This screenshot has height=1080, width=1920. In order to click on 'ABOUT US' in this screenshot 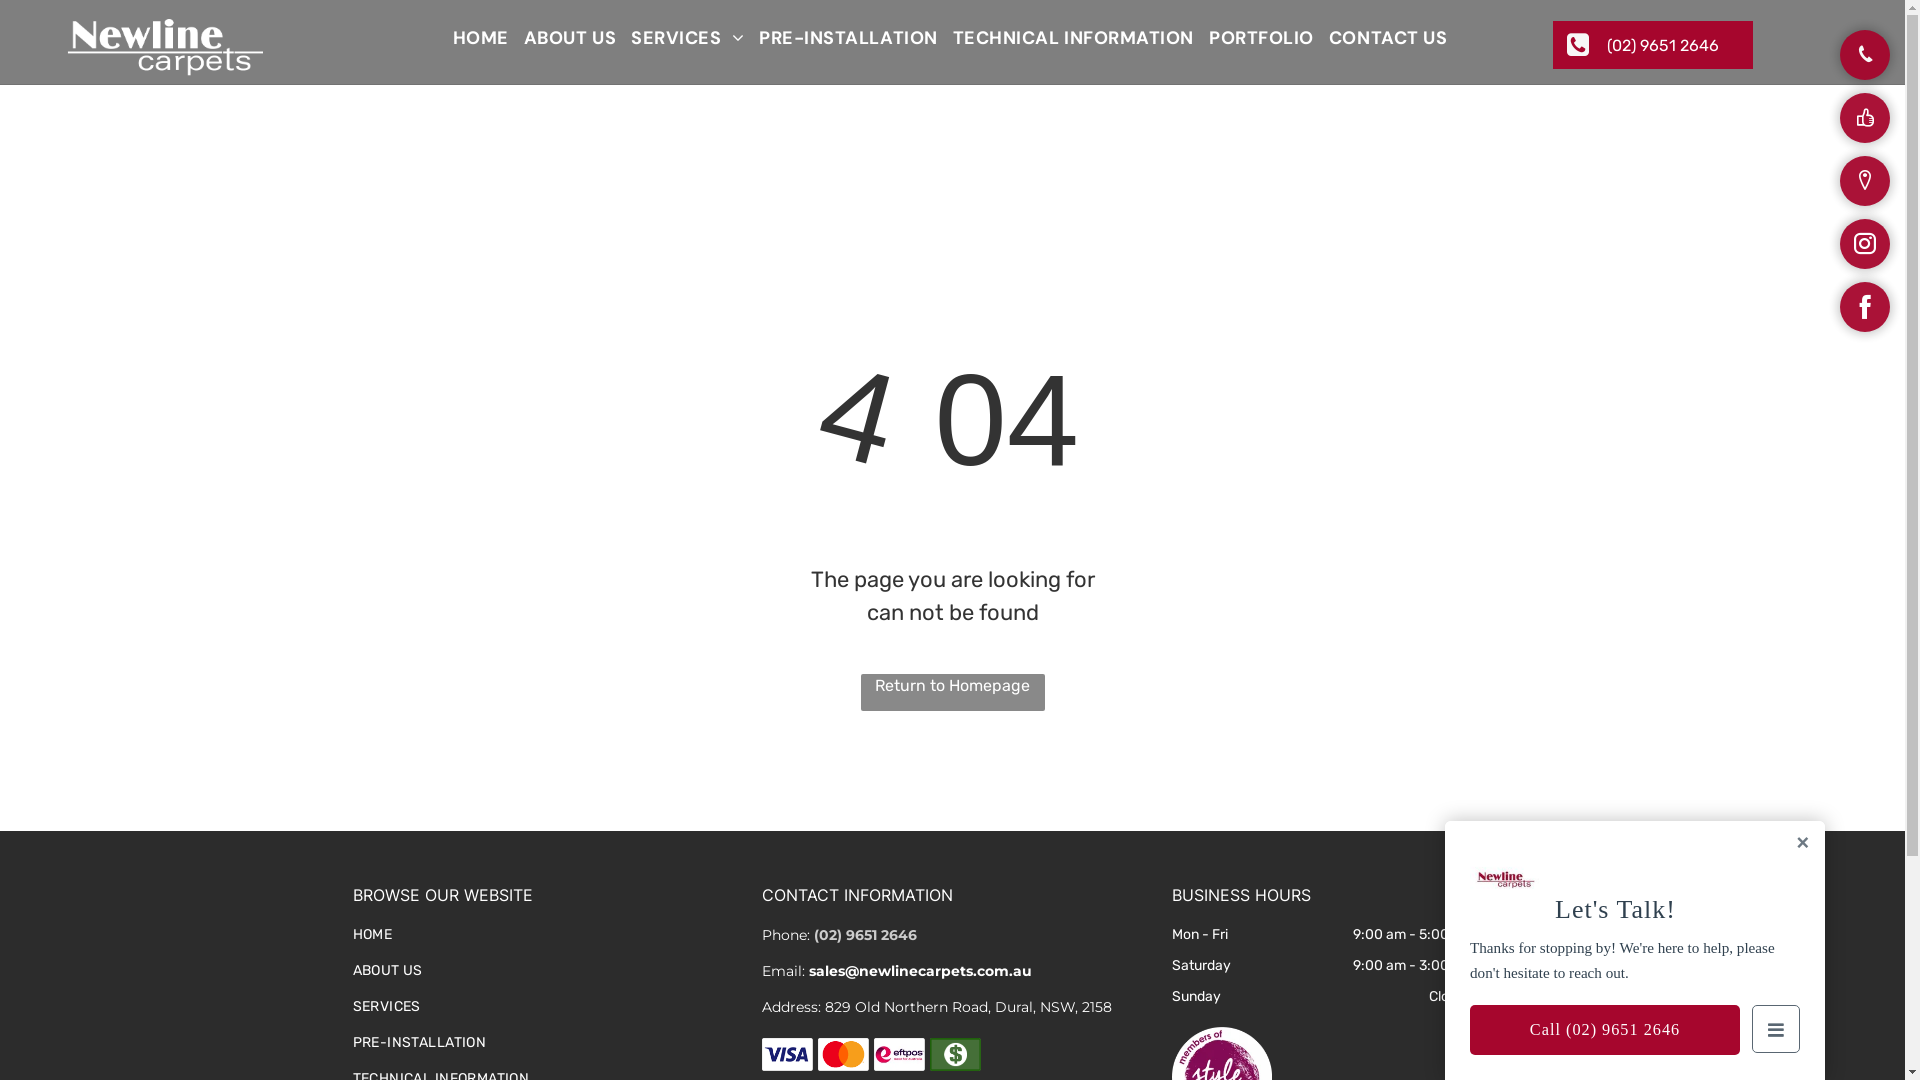, I will do `click(561, 38)`.